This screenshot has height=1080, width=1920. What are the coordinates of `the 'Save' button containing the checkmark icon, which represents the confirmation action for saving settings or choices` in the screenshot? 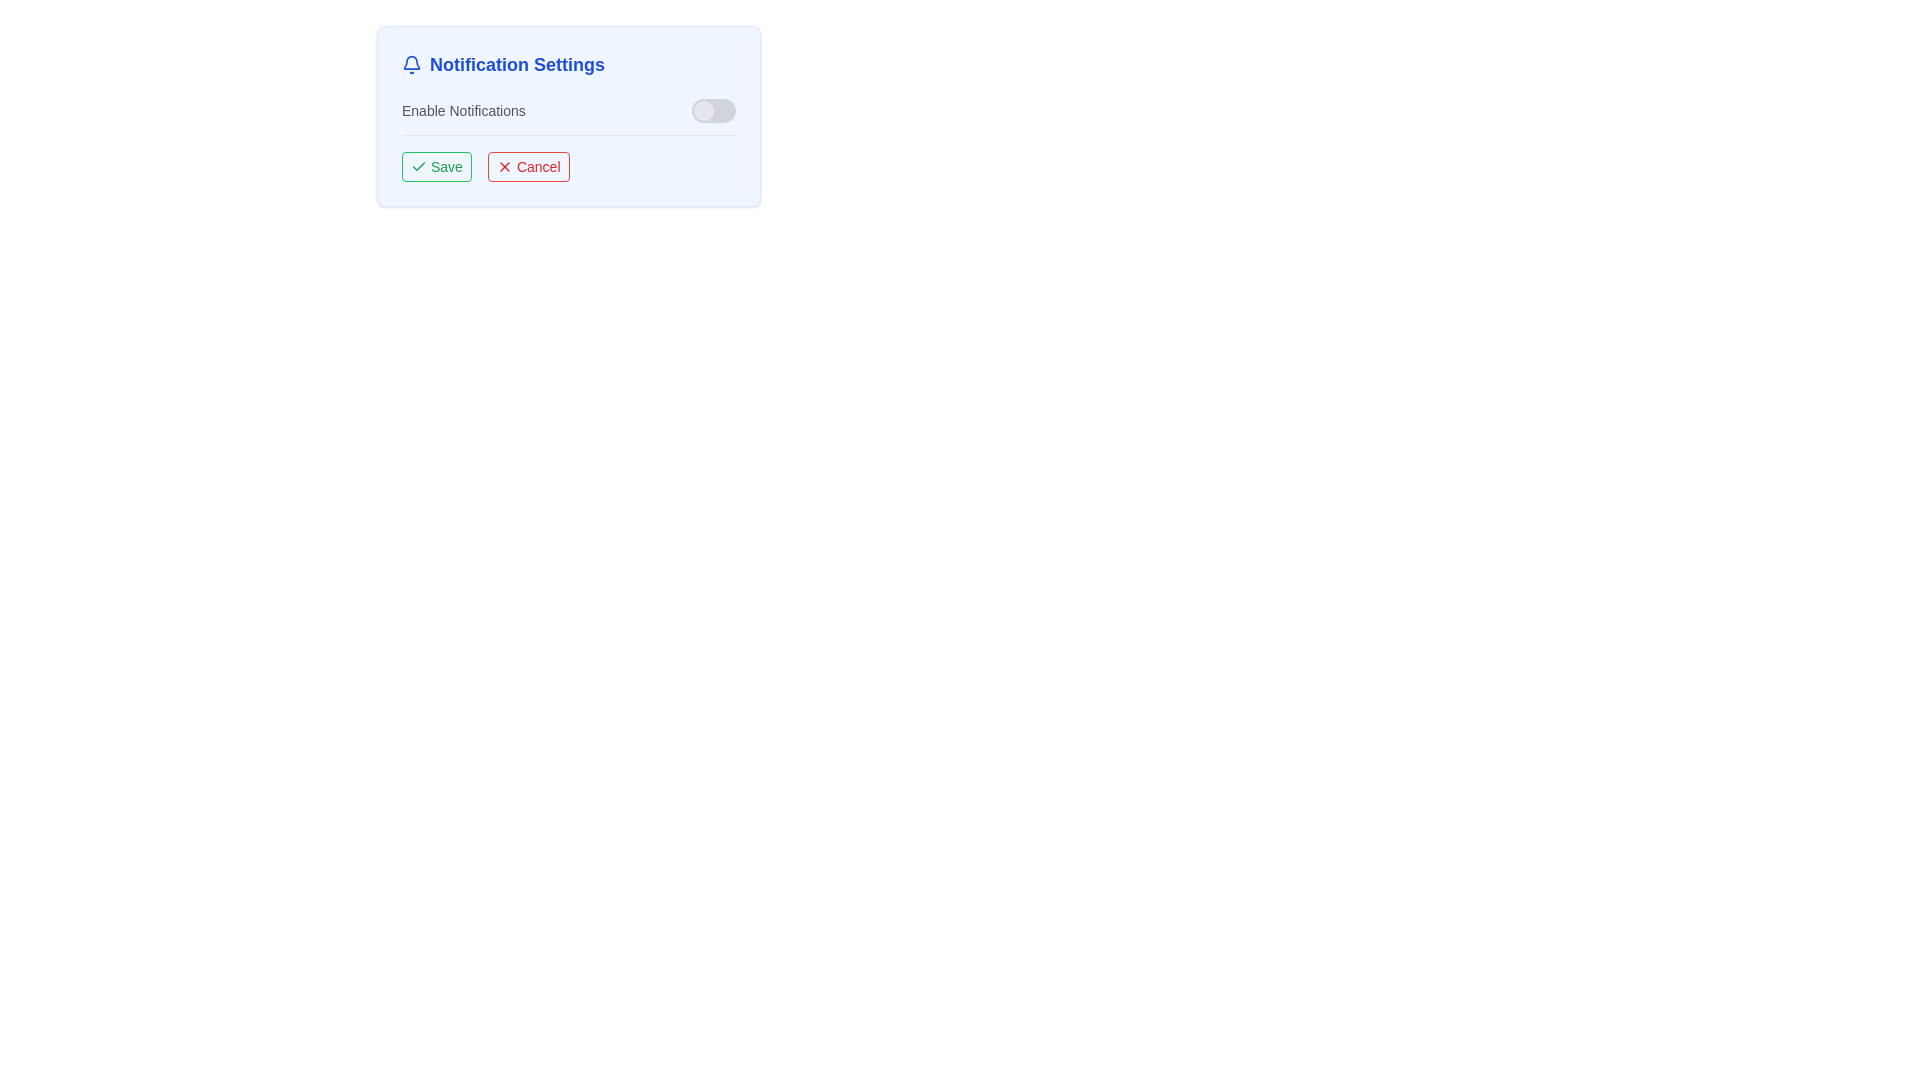 It's located at (417, 165).